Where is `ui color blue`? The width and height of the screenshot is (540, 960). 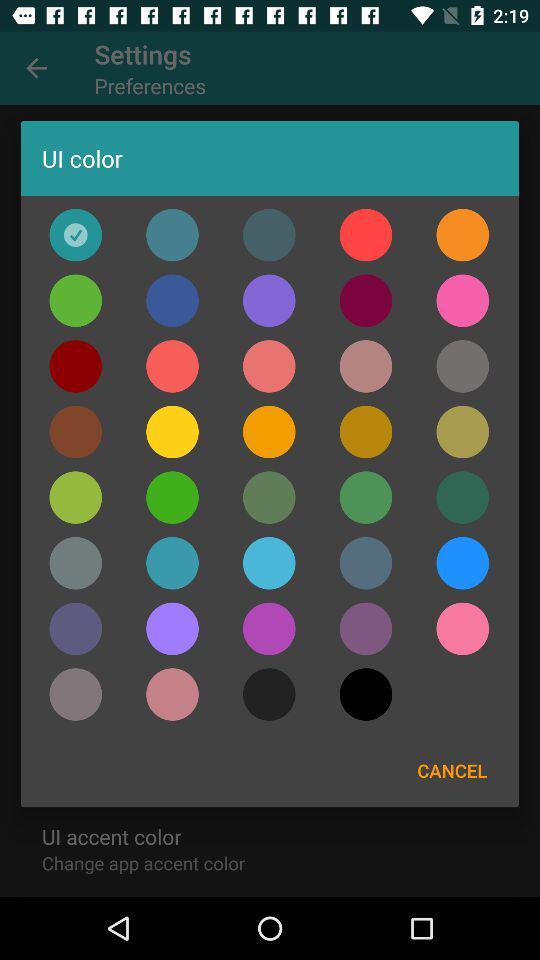 ui color blue is located at coordinates (172, 563).